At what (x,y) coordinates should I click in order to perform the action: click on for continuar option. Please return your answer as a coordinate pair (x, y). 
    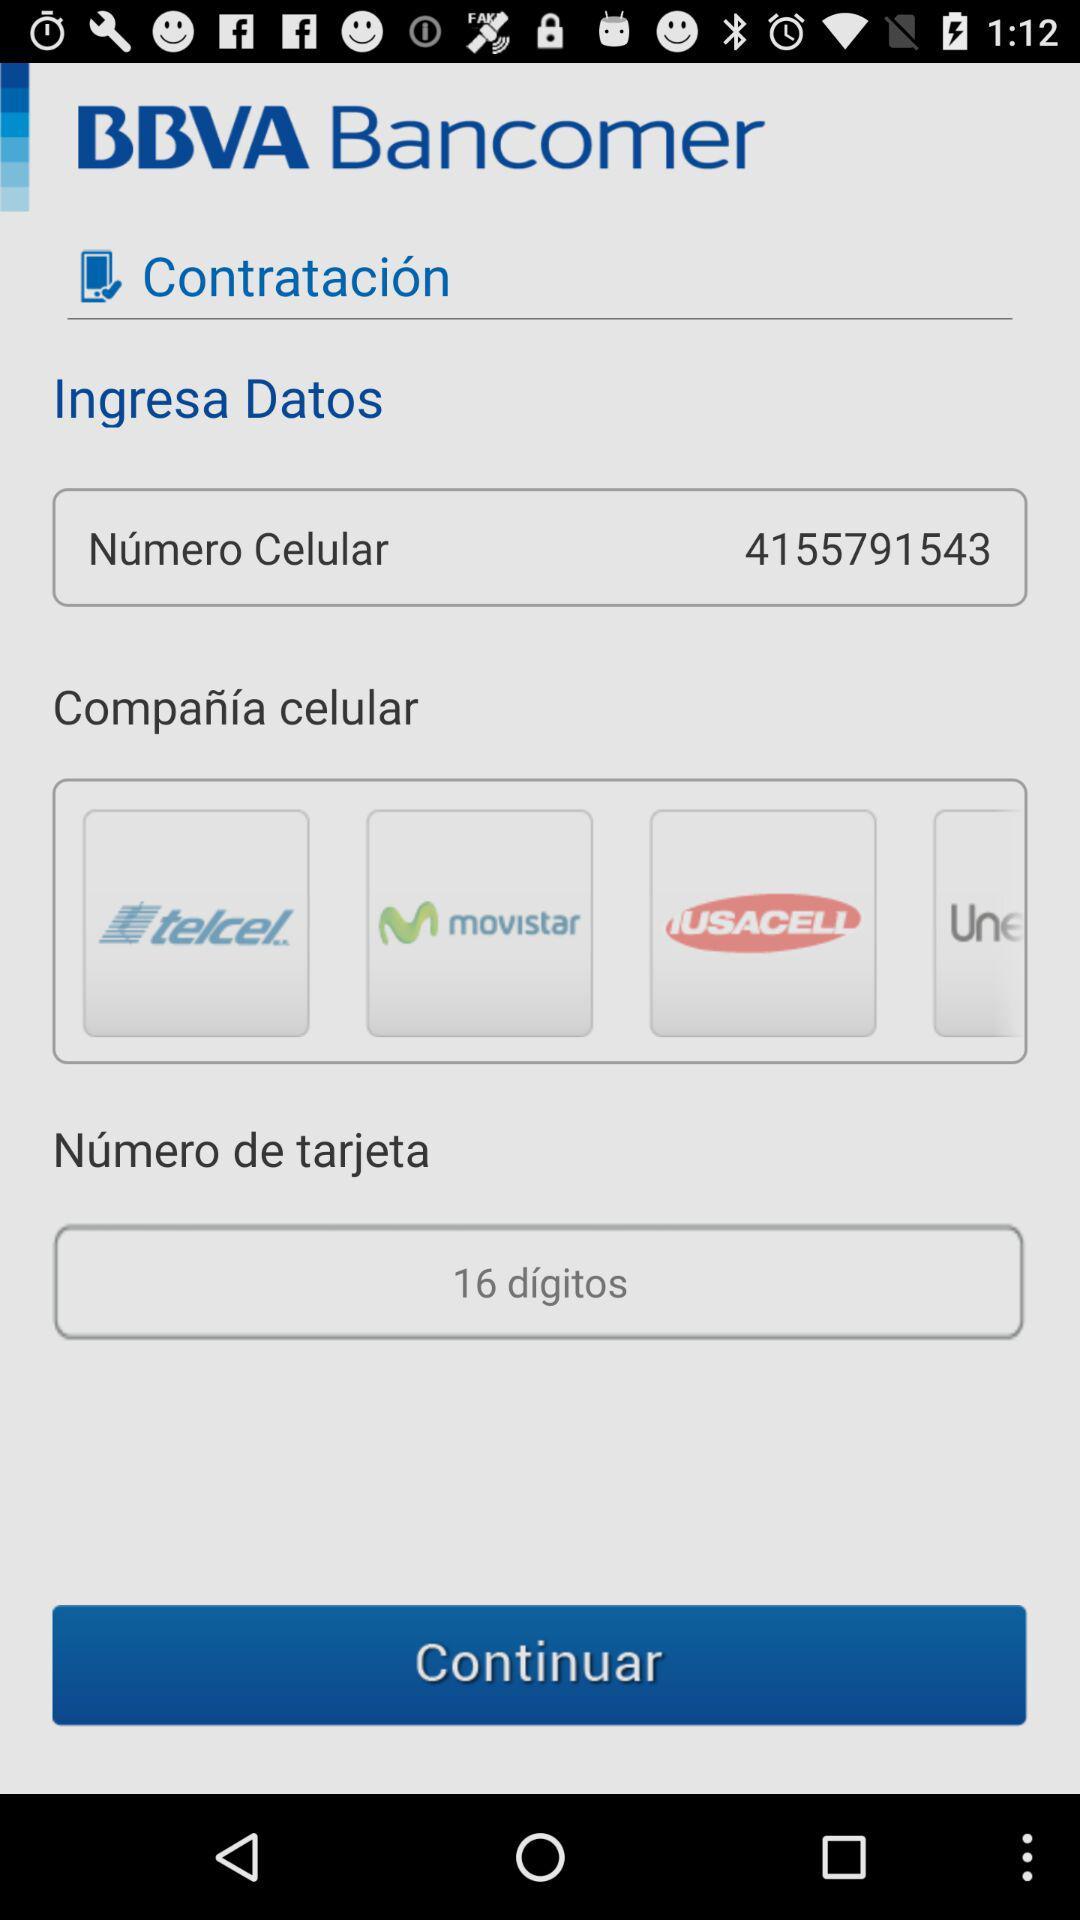
    Looking at the image, I should click on (540, 1665).